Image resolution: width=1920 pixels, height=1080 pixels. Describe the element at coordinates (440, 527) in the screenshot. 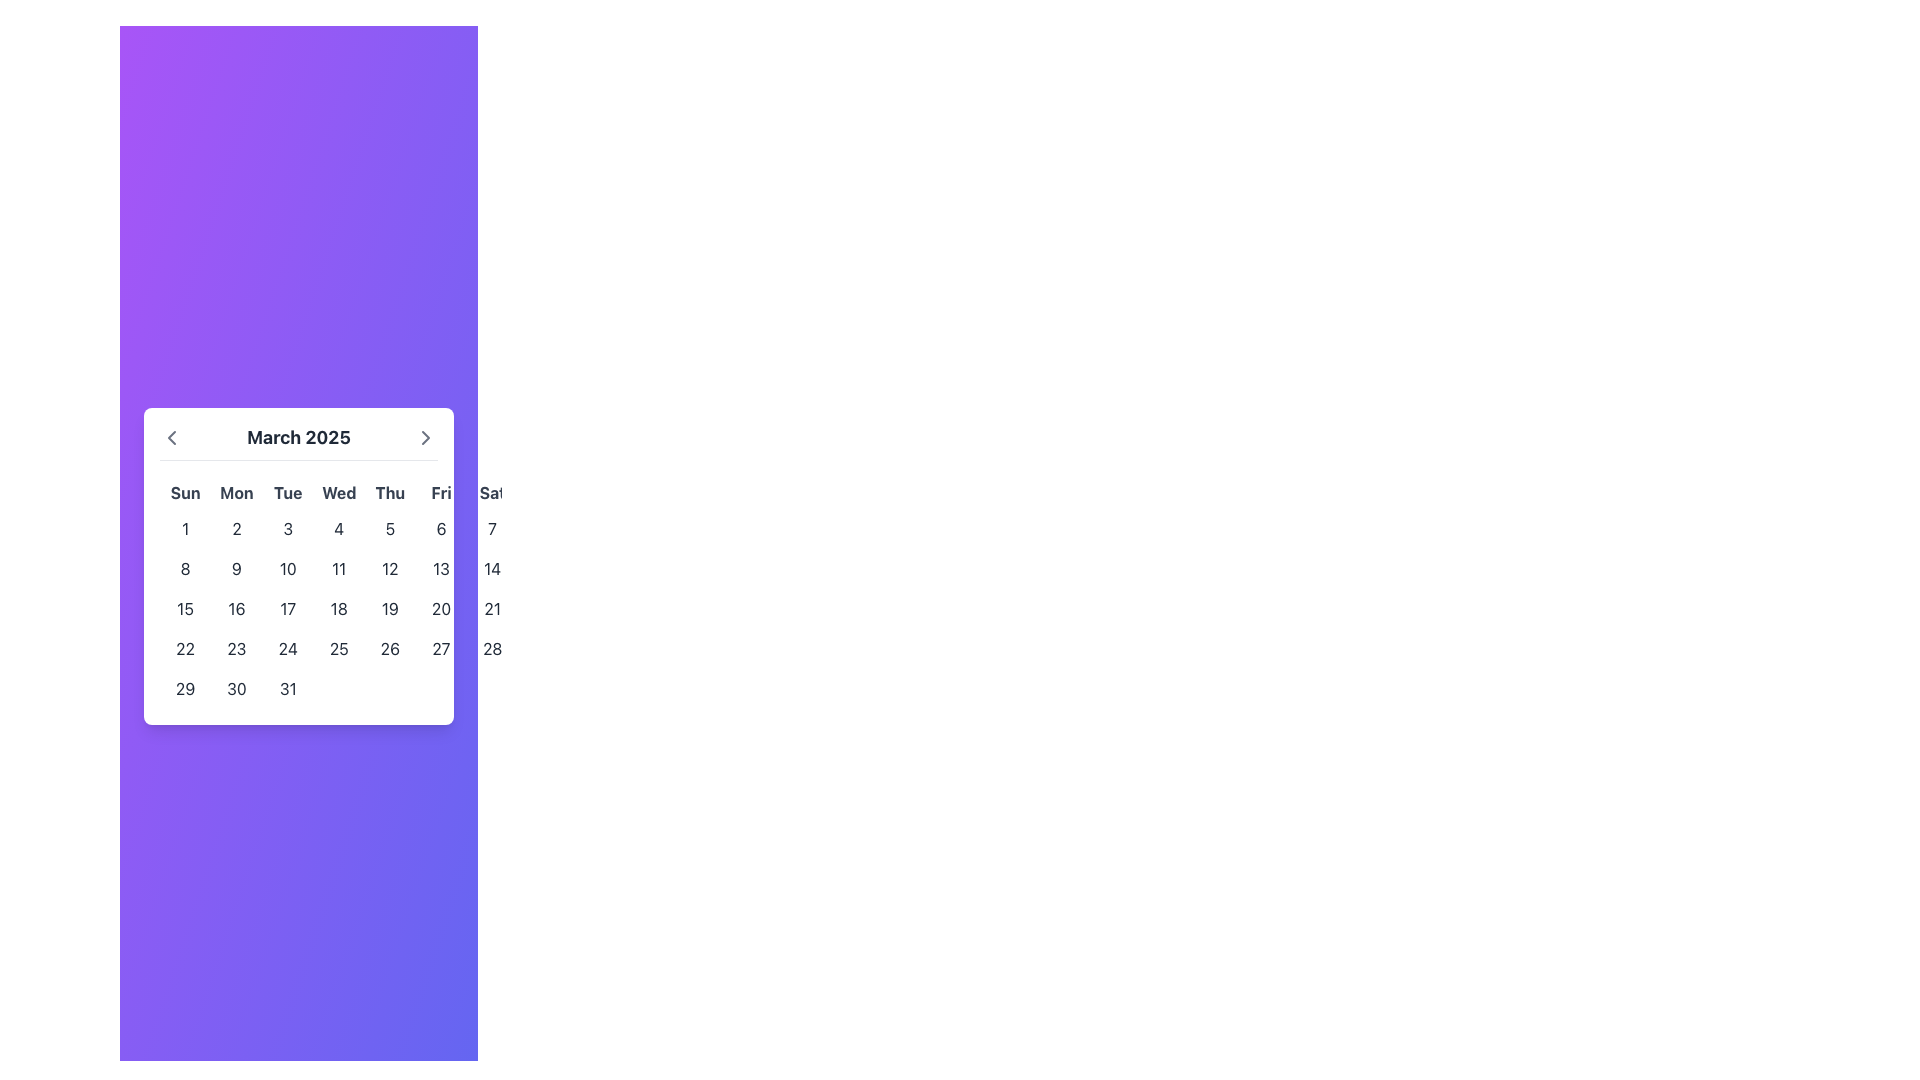

I see `the date button for '6th of March 2025' in the calendar view` at that location.